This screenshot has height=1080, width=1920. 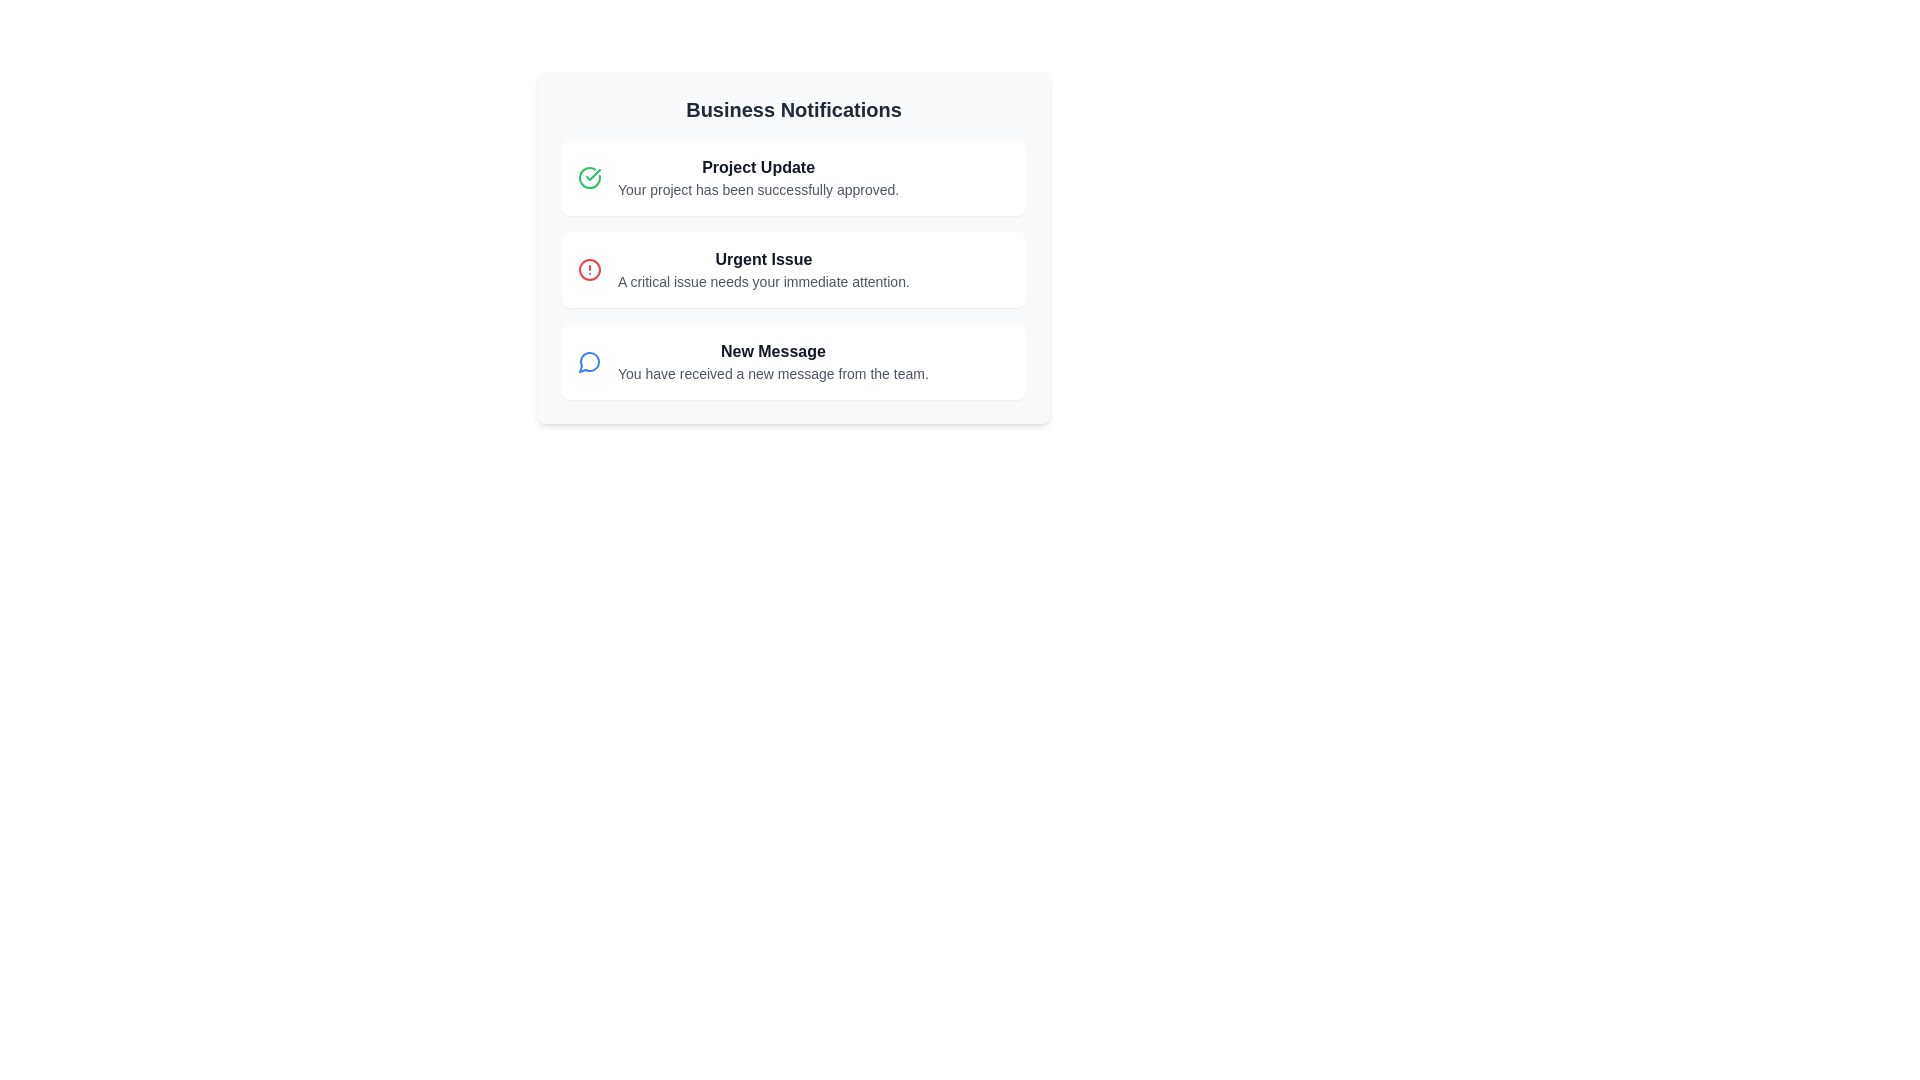 What do you see at coordinates (762, 258) in the screenshot?
I see `the text element labeled 'Urgent Issue', which is styled in bold font and located at the top-center of a notification card` at bounding box center [762, 258].